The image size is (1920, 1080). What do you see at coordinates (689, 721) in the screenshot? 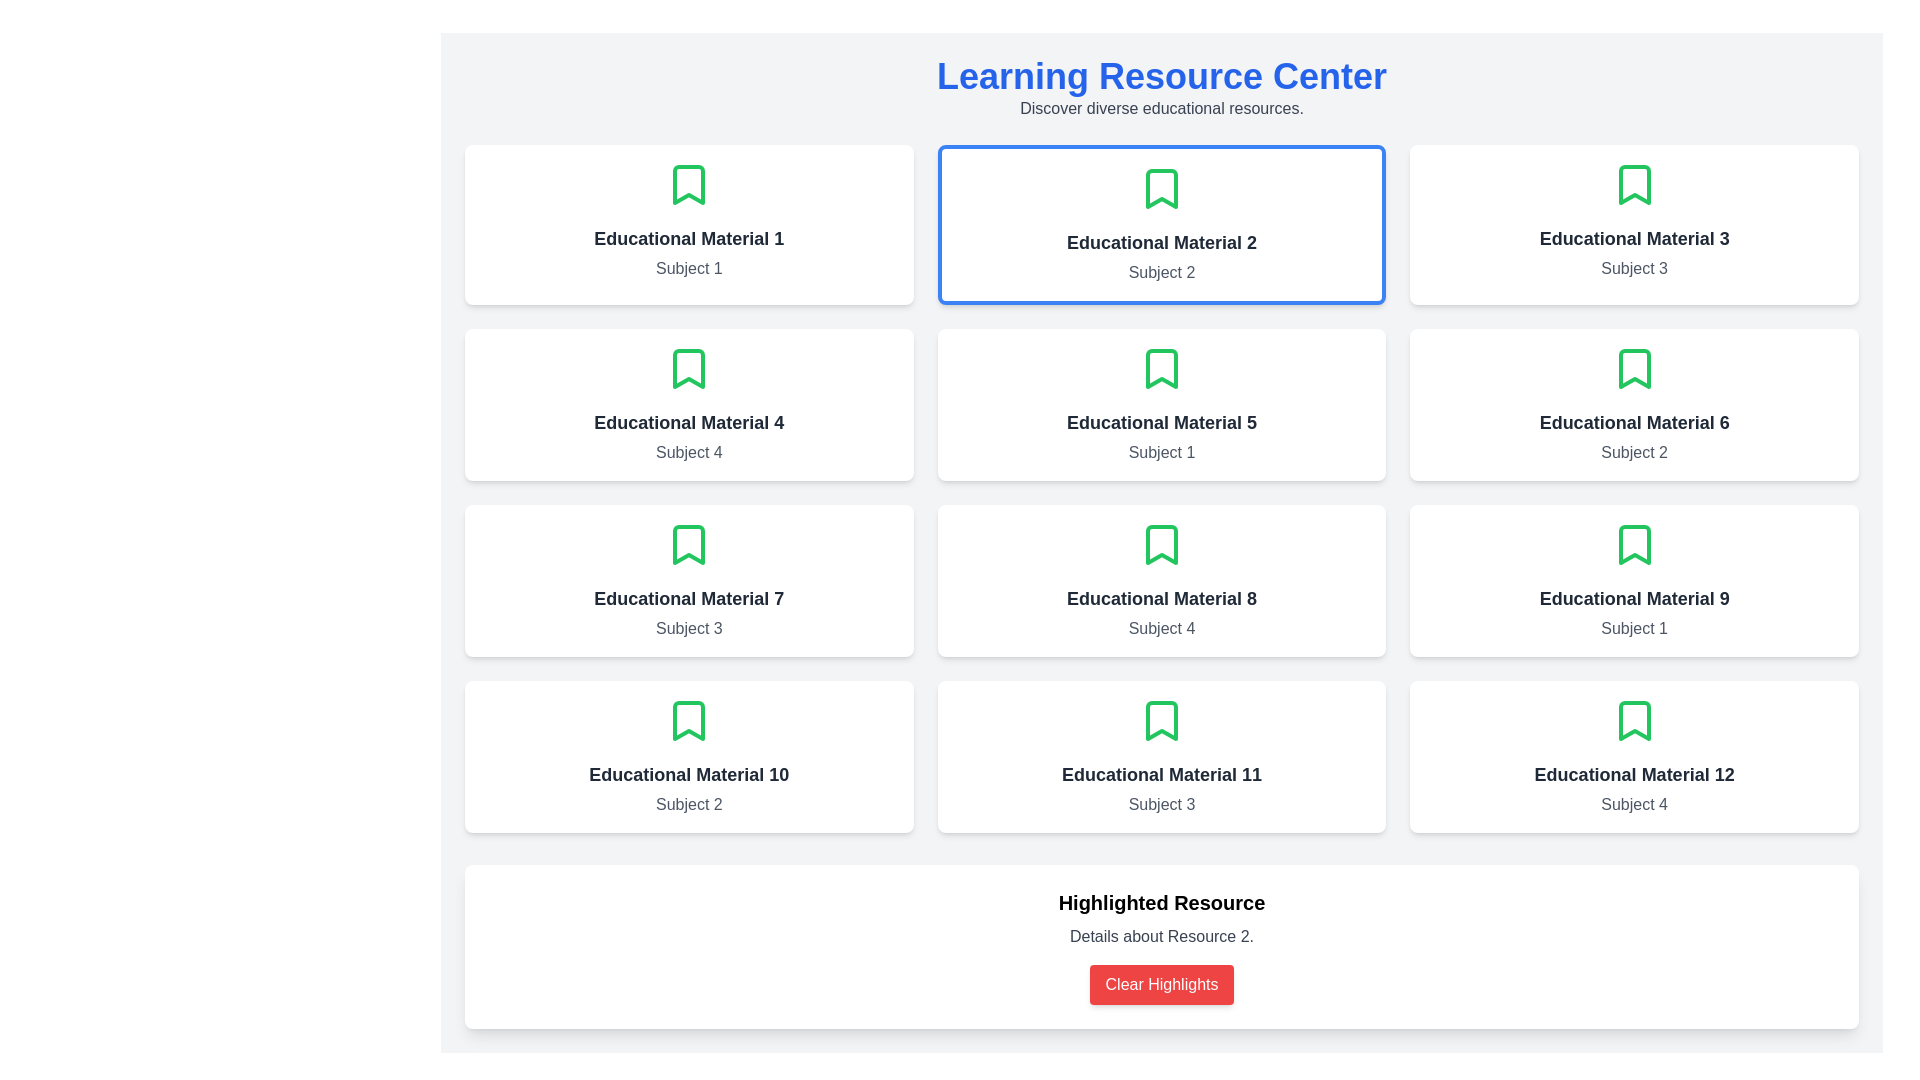
I see `the green bookmark-shaped icon located at the top central area of the card representing 'Educational Material 10, Subject 2'` at bounding box center [689, 721].